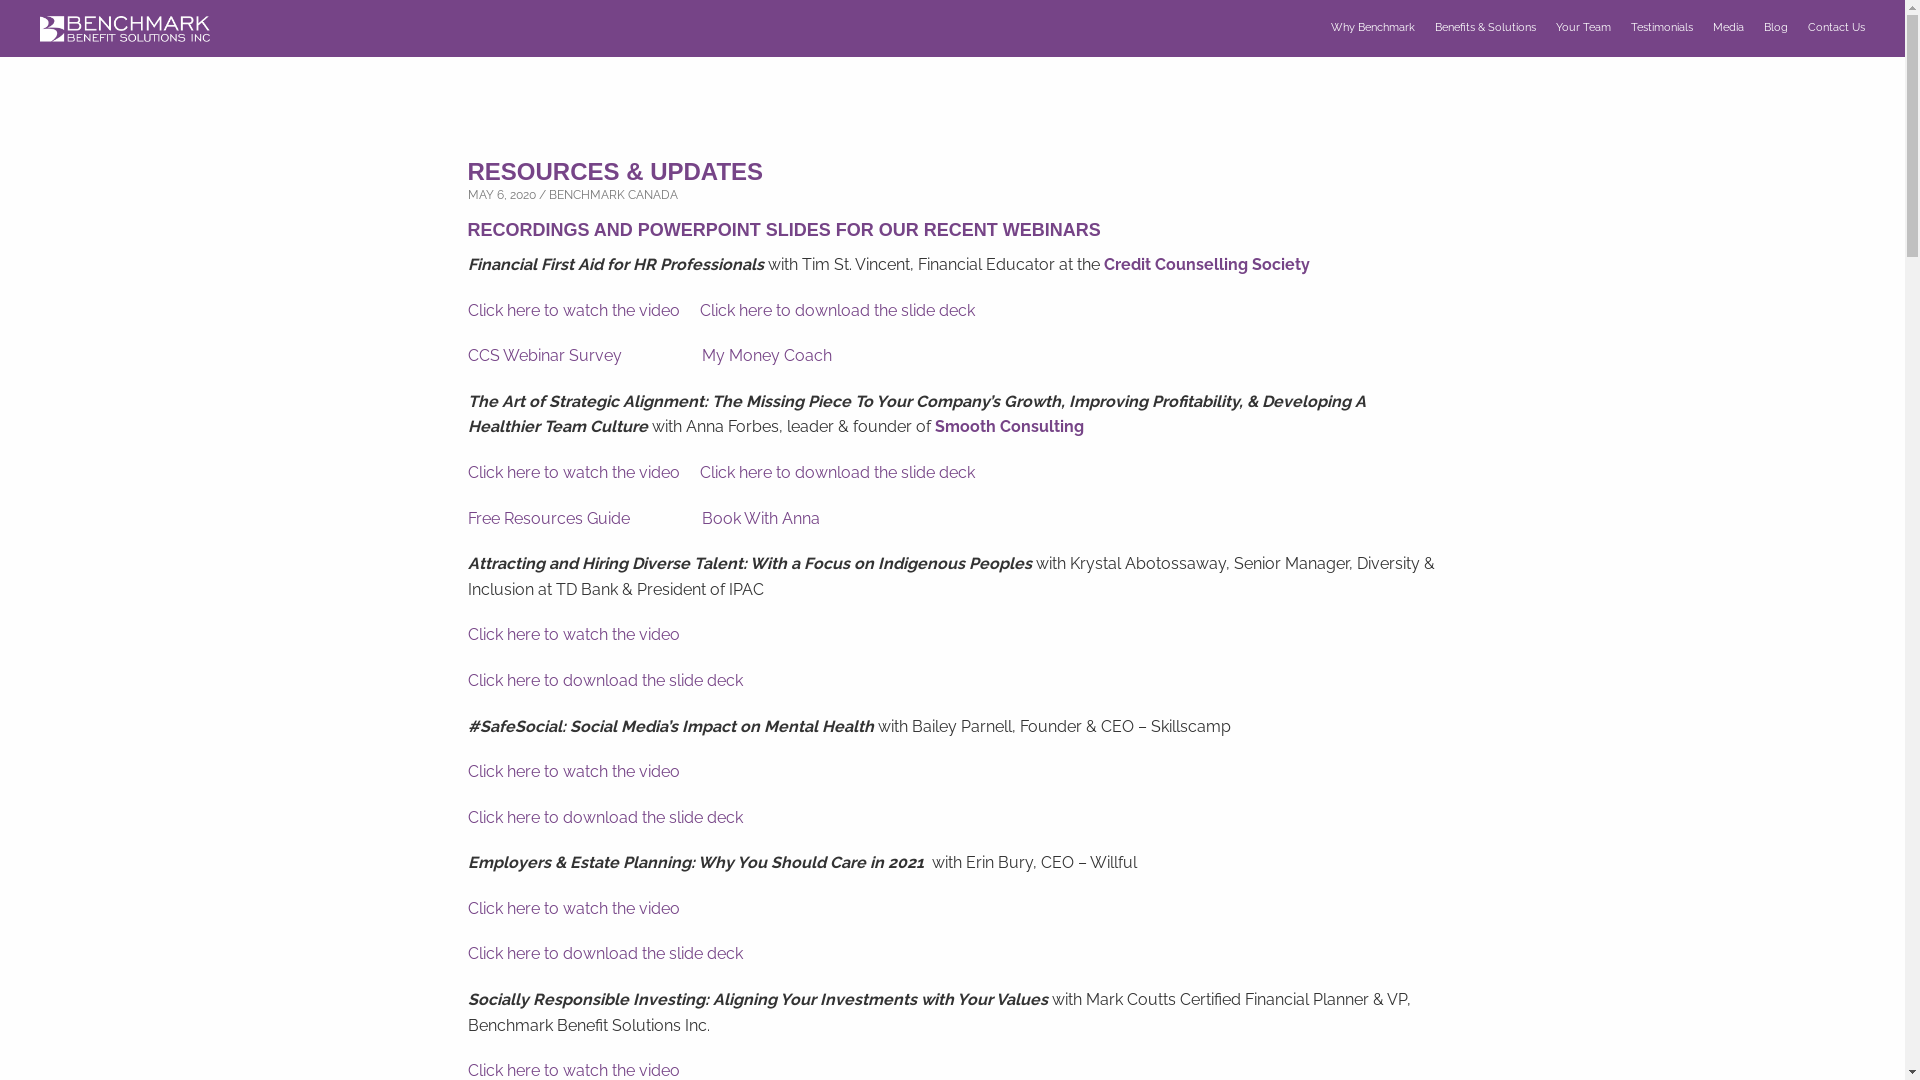  I want to click on 'Media', so click(1727, 27).